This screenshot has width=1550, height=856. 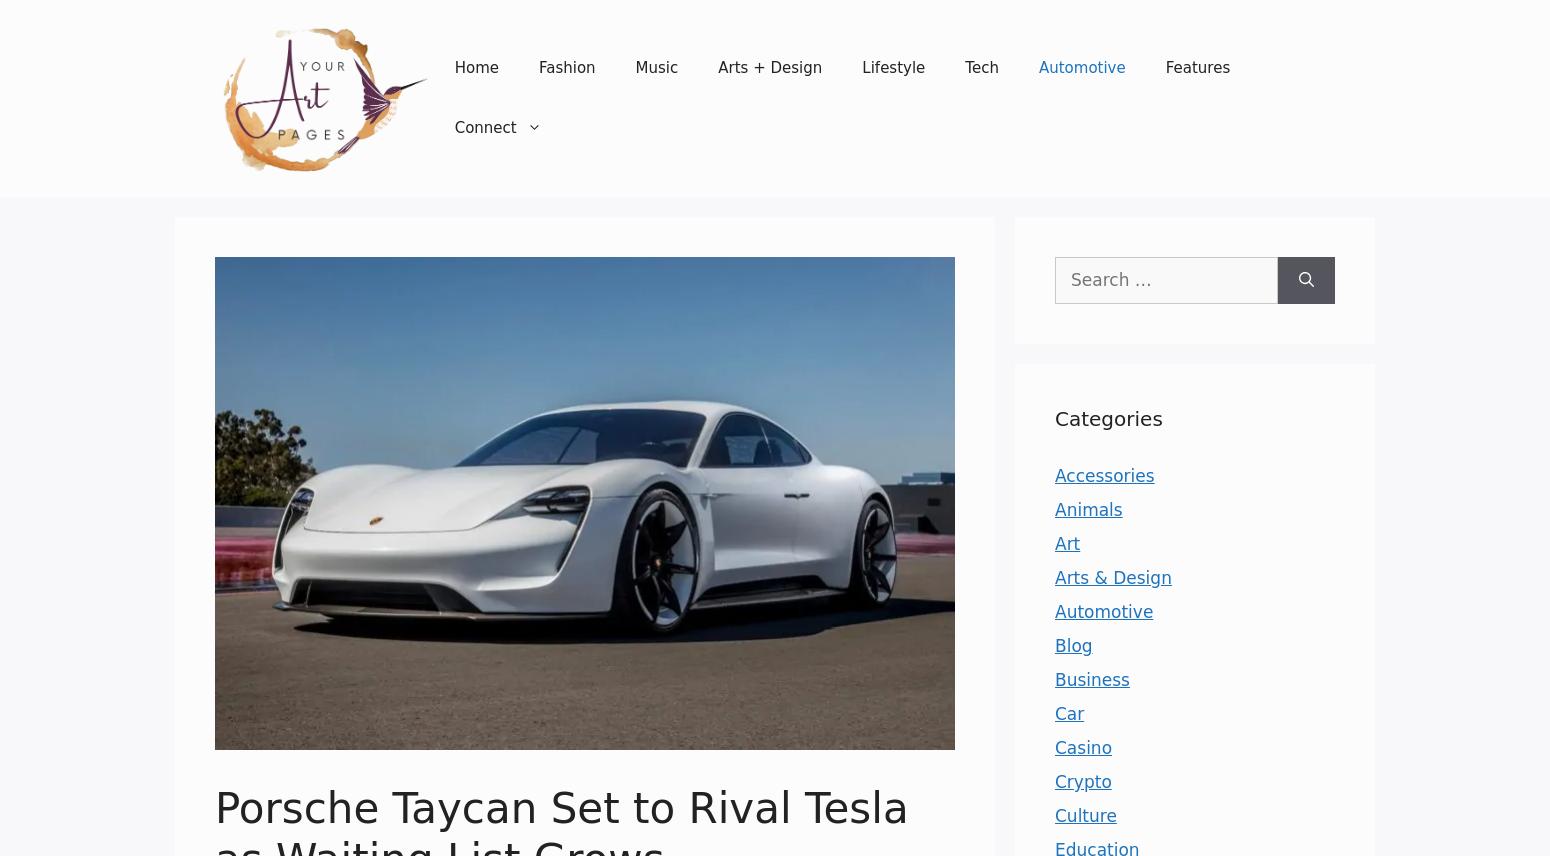 What do you see at coordinates (1103, 475) in the screenshot?
I see `'Accessories'` at bounding box center [1103, 475].